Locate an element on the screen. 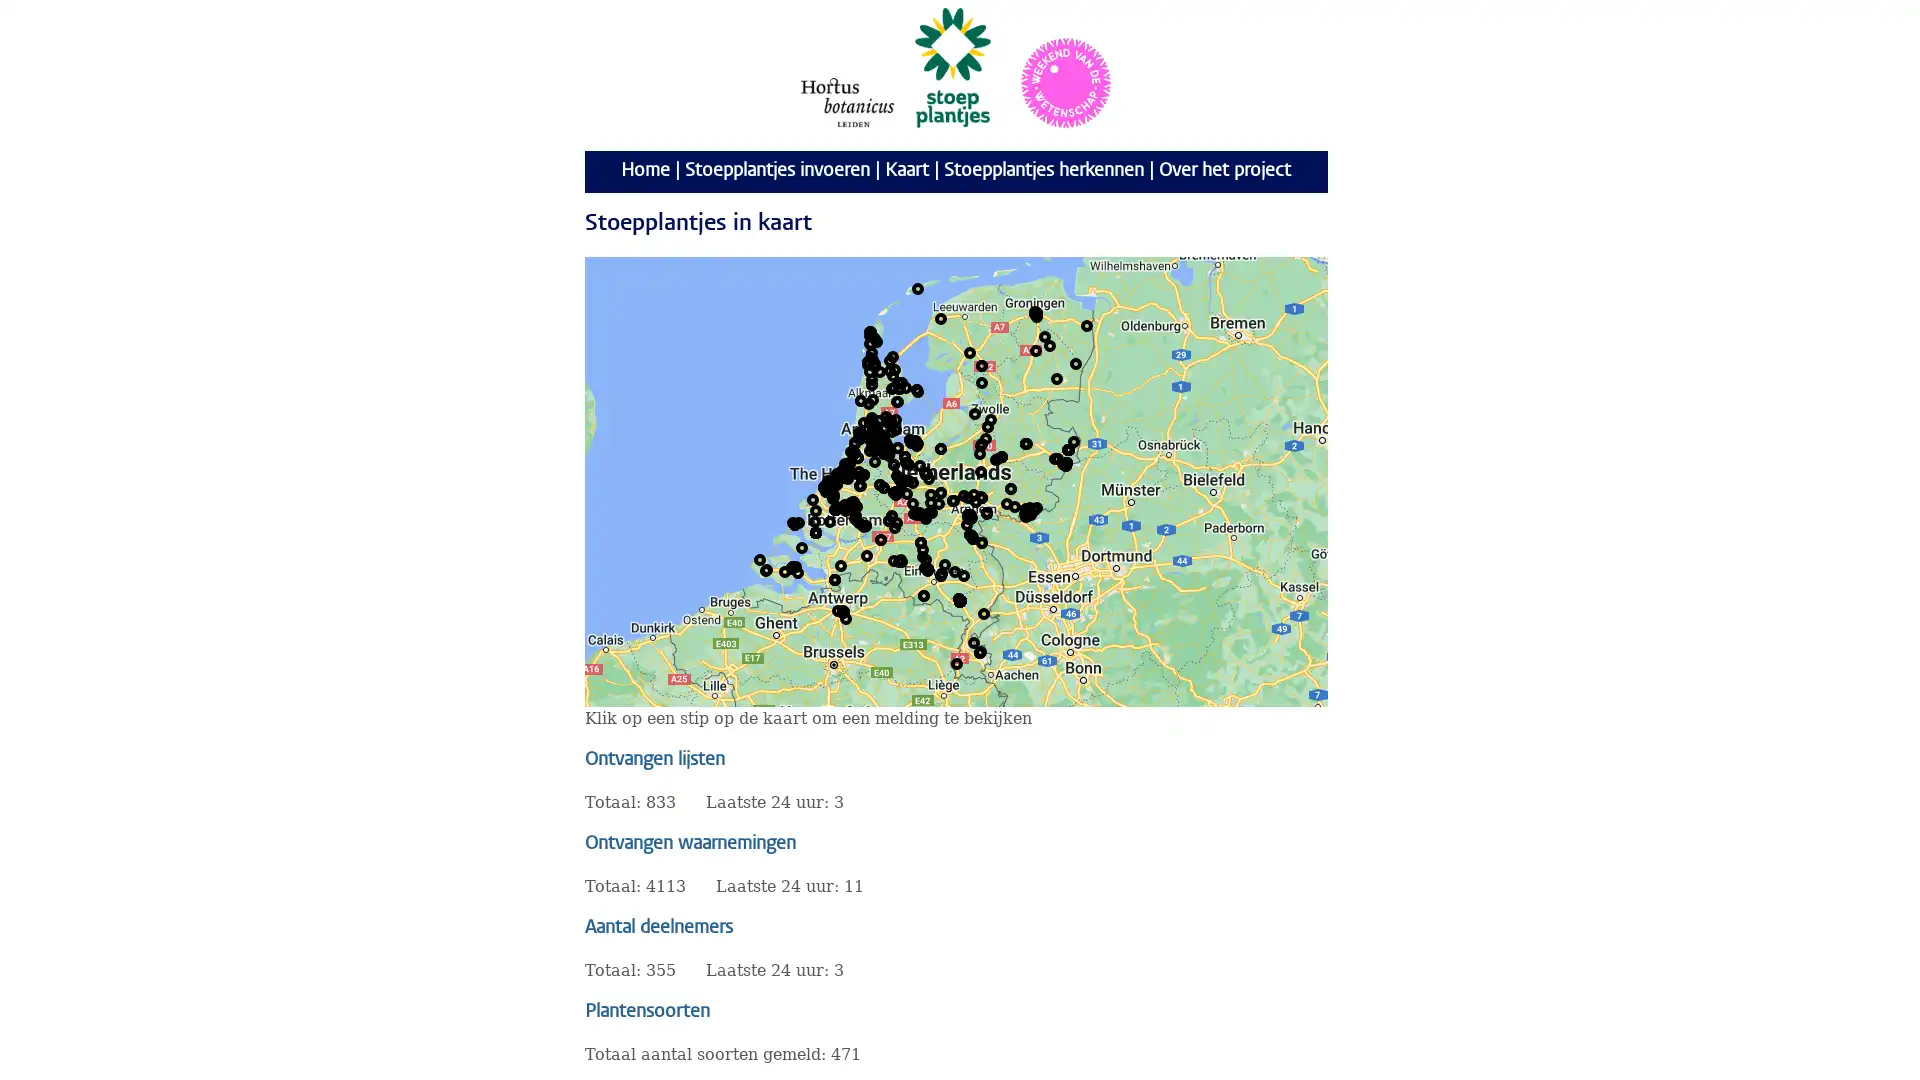 The width and height of the screenshot is (1920, 1080). Telling van op 19 november 2021 is located at coordinates (910, 441).